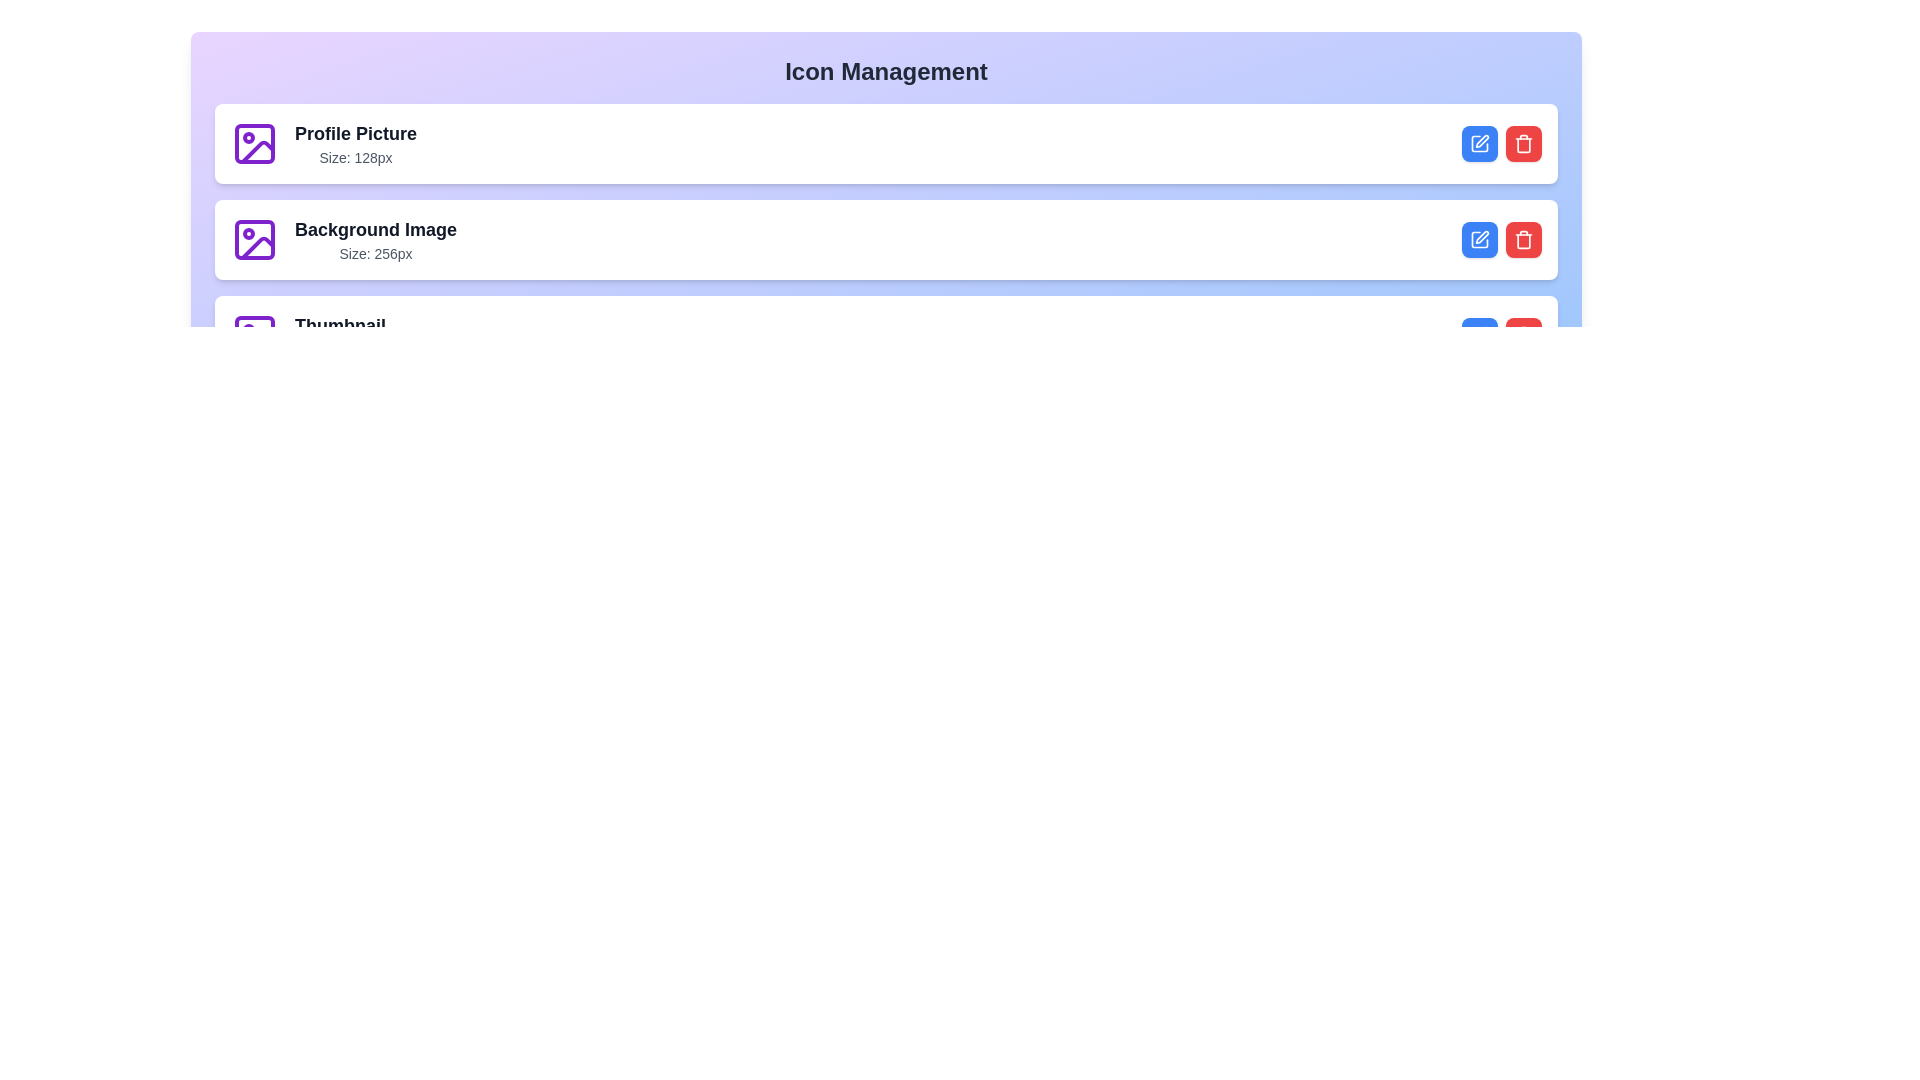 This screenshot has width=1920, height=1080. What do you see at coordinates (1522, 239) in the screenshot?
I see `the middle component of the trash can icon, which signifies a delete operation, located within the right-side action buttons of a list entry` at bounding box center [1522, 239].